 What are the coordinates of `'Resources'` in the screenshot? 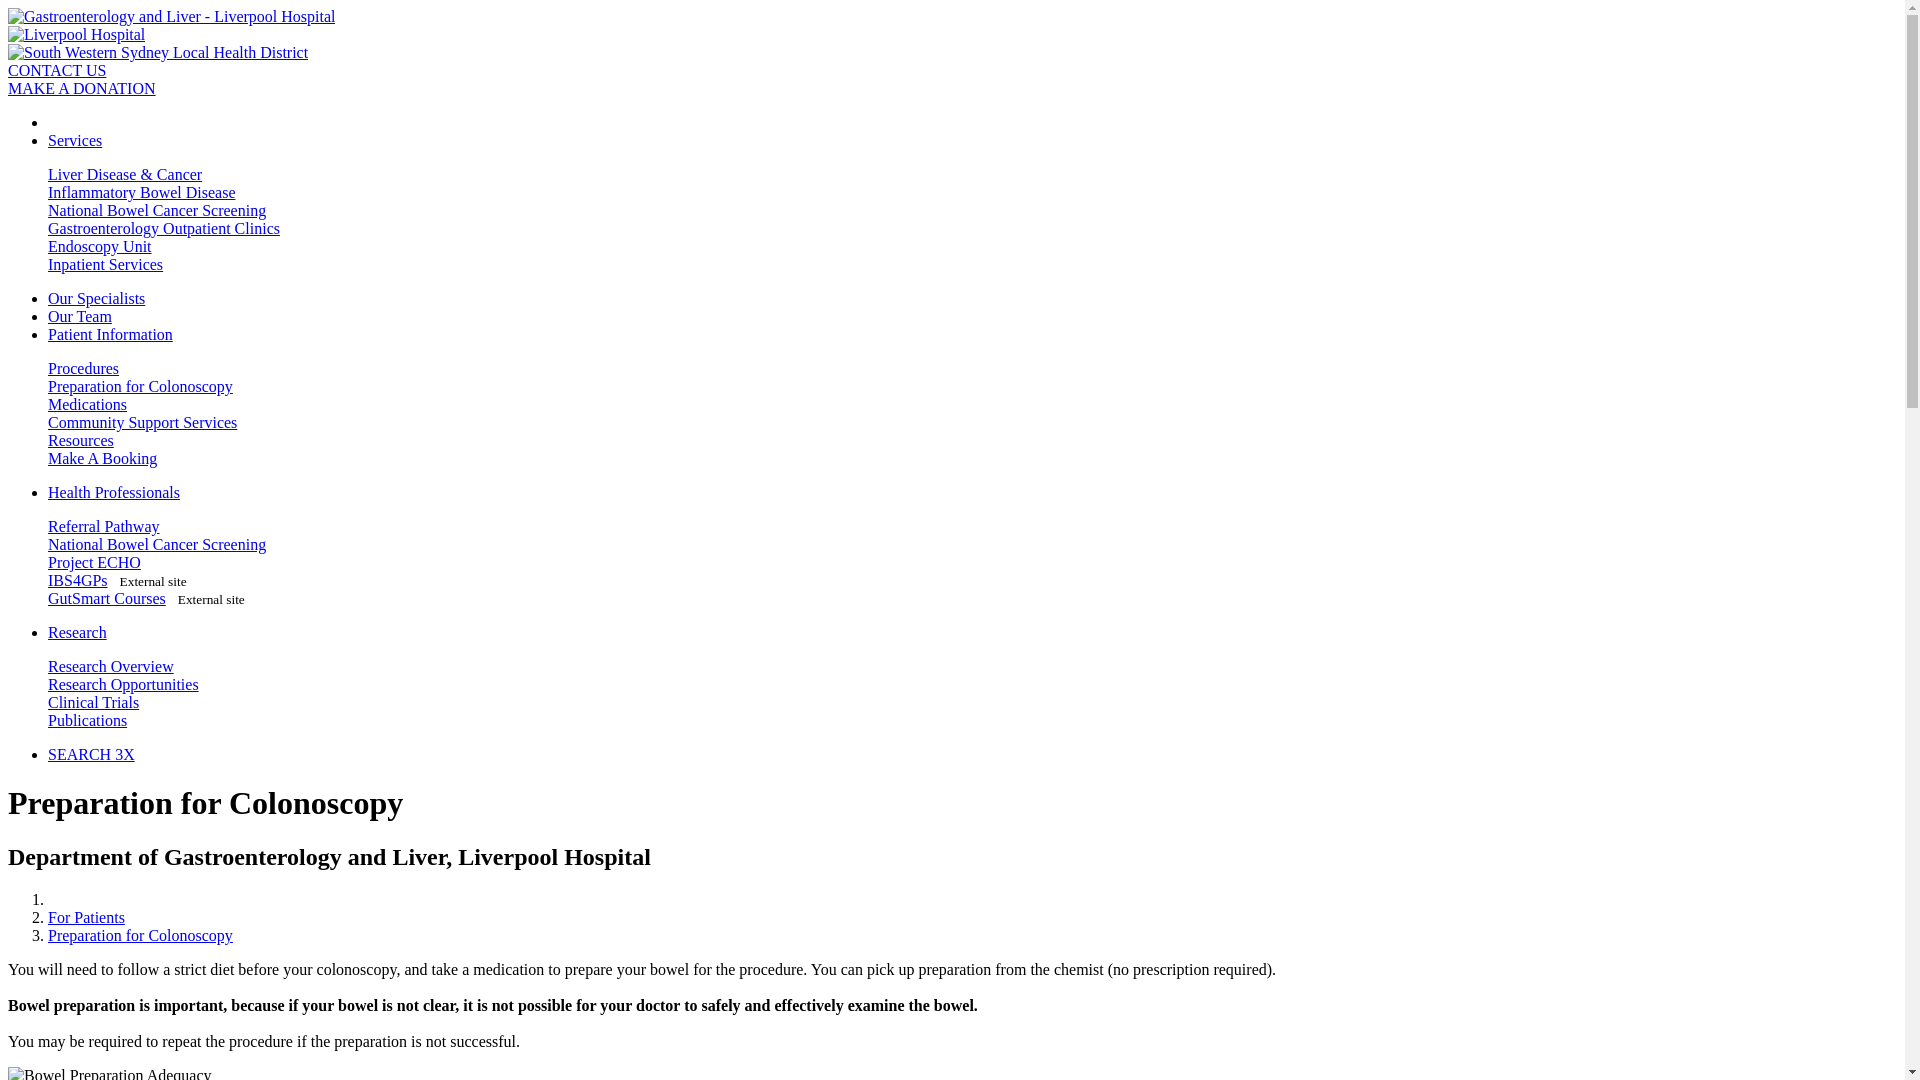 It's located at (48, 439).